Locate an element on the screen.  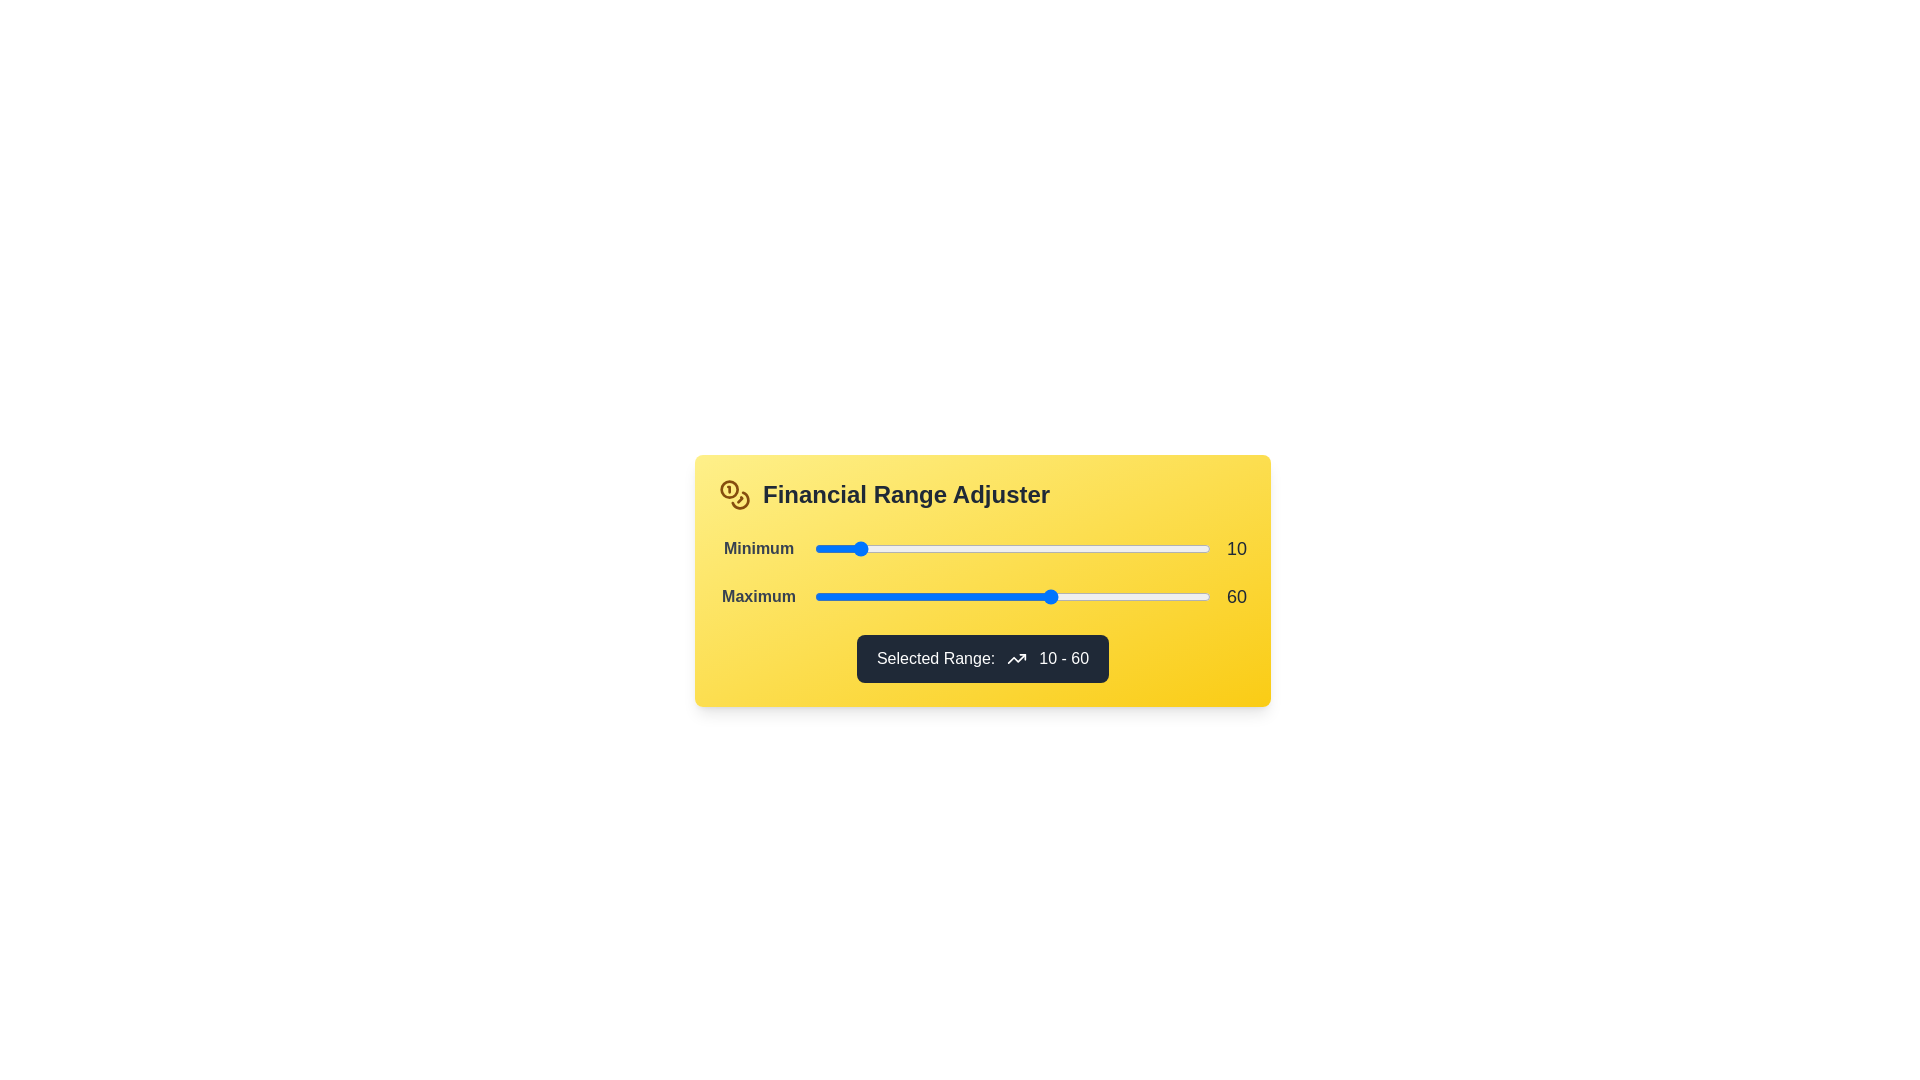
the 'Minimum' slider to 31 within its range is located at coordinates (936, 548).